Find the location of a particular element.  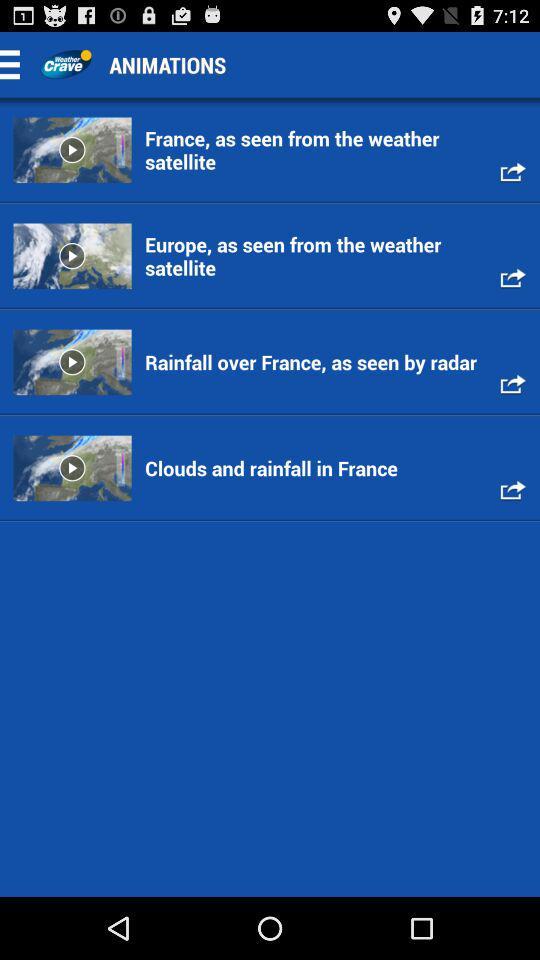

app home is located at coordinates (65, 64).